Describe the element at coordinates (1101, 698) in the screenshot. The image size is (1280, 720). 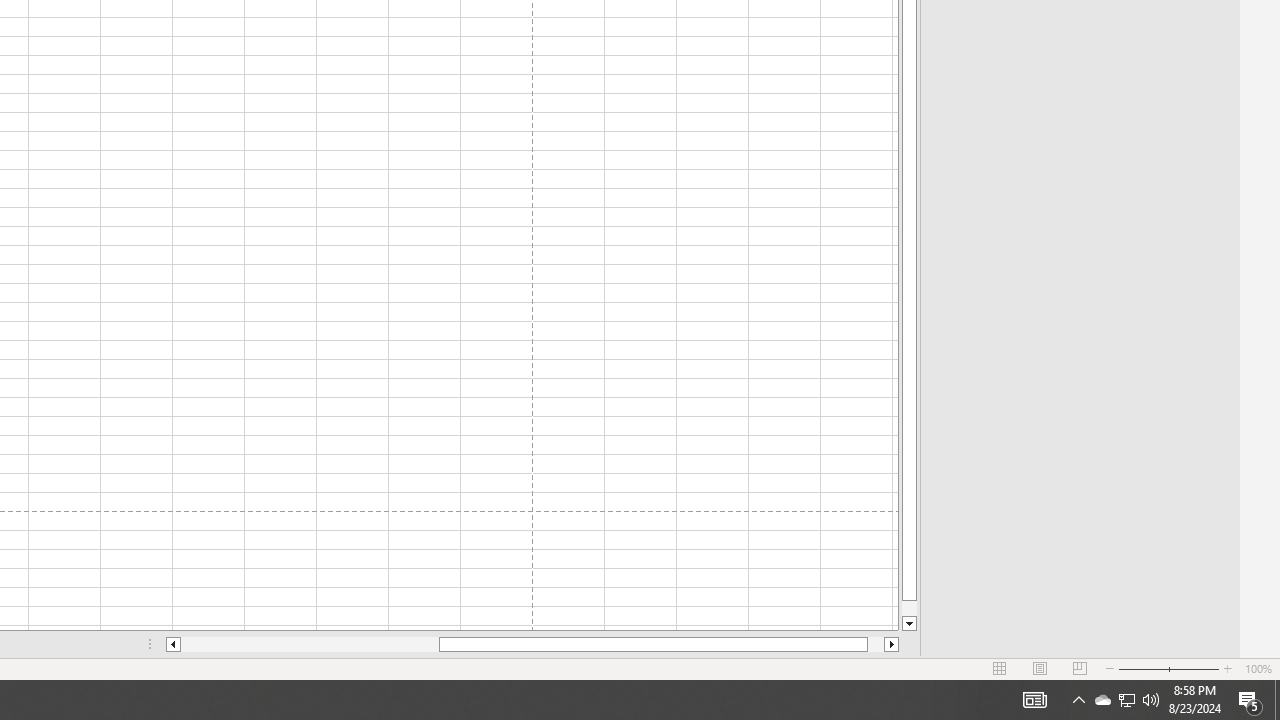
I see `'User Promoted Notification Area'` at that location.